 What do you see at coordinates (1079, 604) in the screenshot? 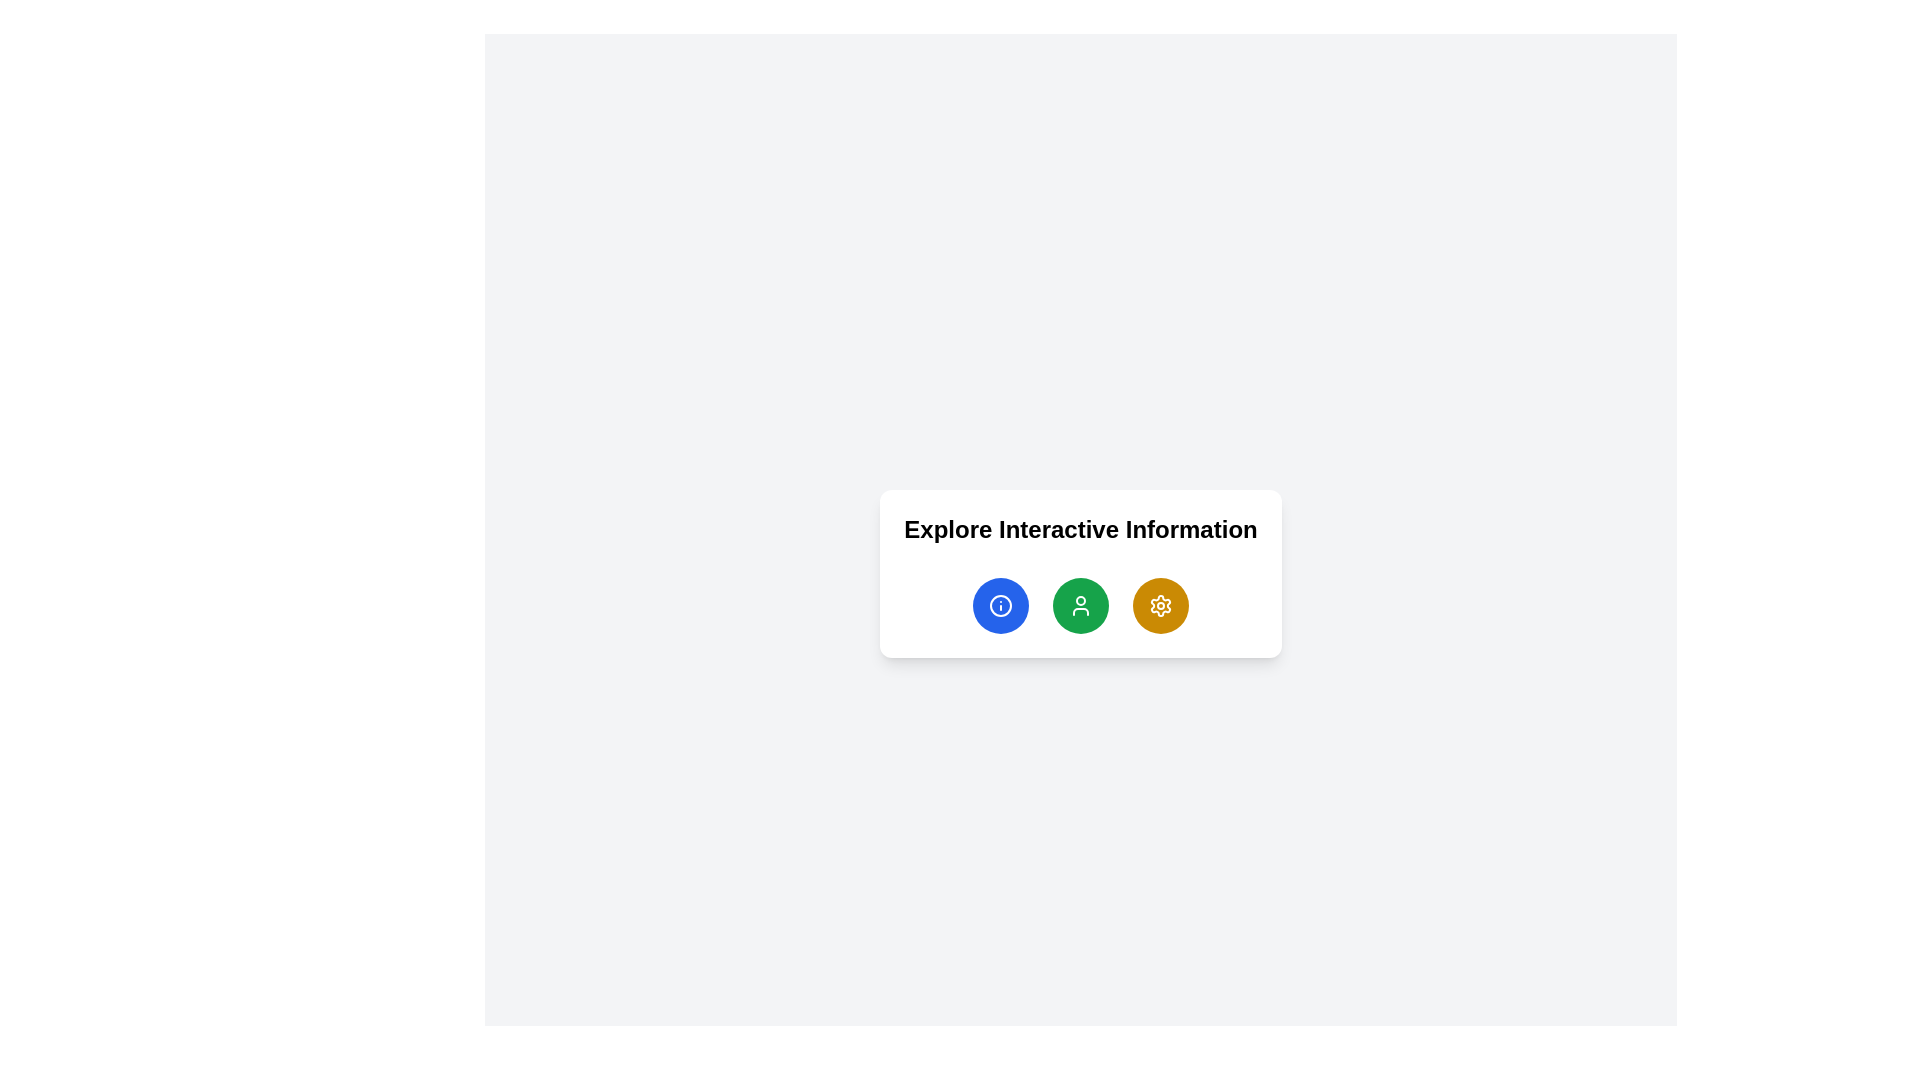
I see `the second button in the row of three buttons located below the text 'Explore Interactive Information'` at bounding box center [1079, 604].